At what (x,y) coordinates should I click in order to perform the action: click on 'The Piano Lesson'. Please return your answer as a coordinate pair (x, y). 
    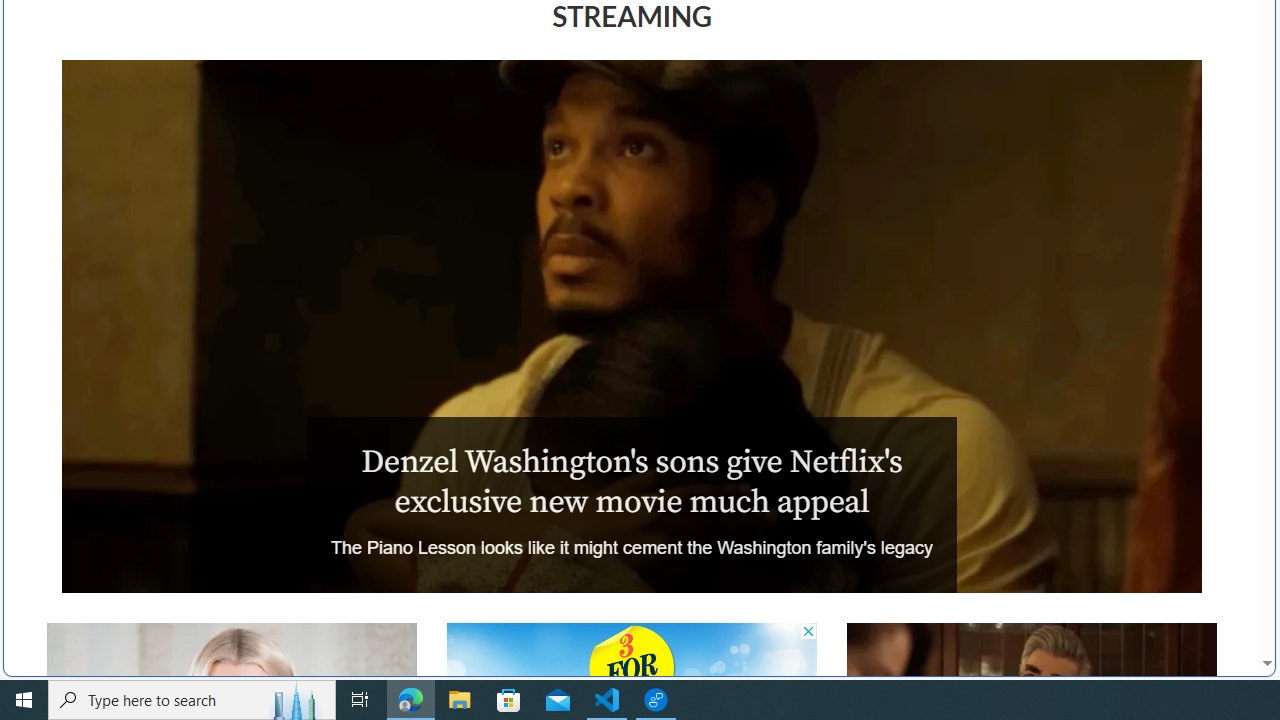
    Looking at the image, I should click on (630, 325).